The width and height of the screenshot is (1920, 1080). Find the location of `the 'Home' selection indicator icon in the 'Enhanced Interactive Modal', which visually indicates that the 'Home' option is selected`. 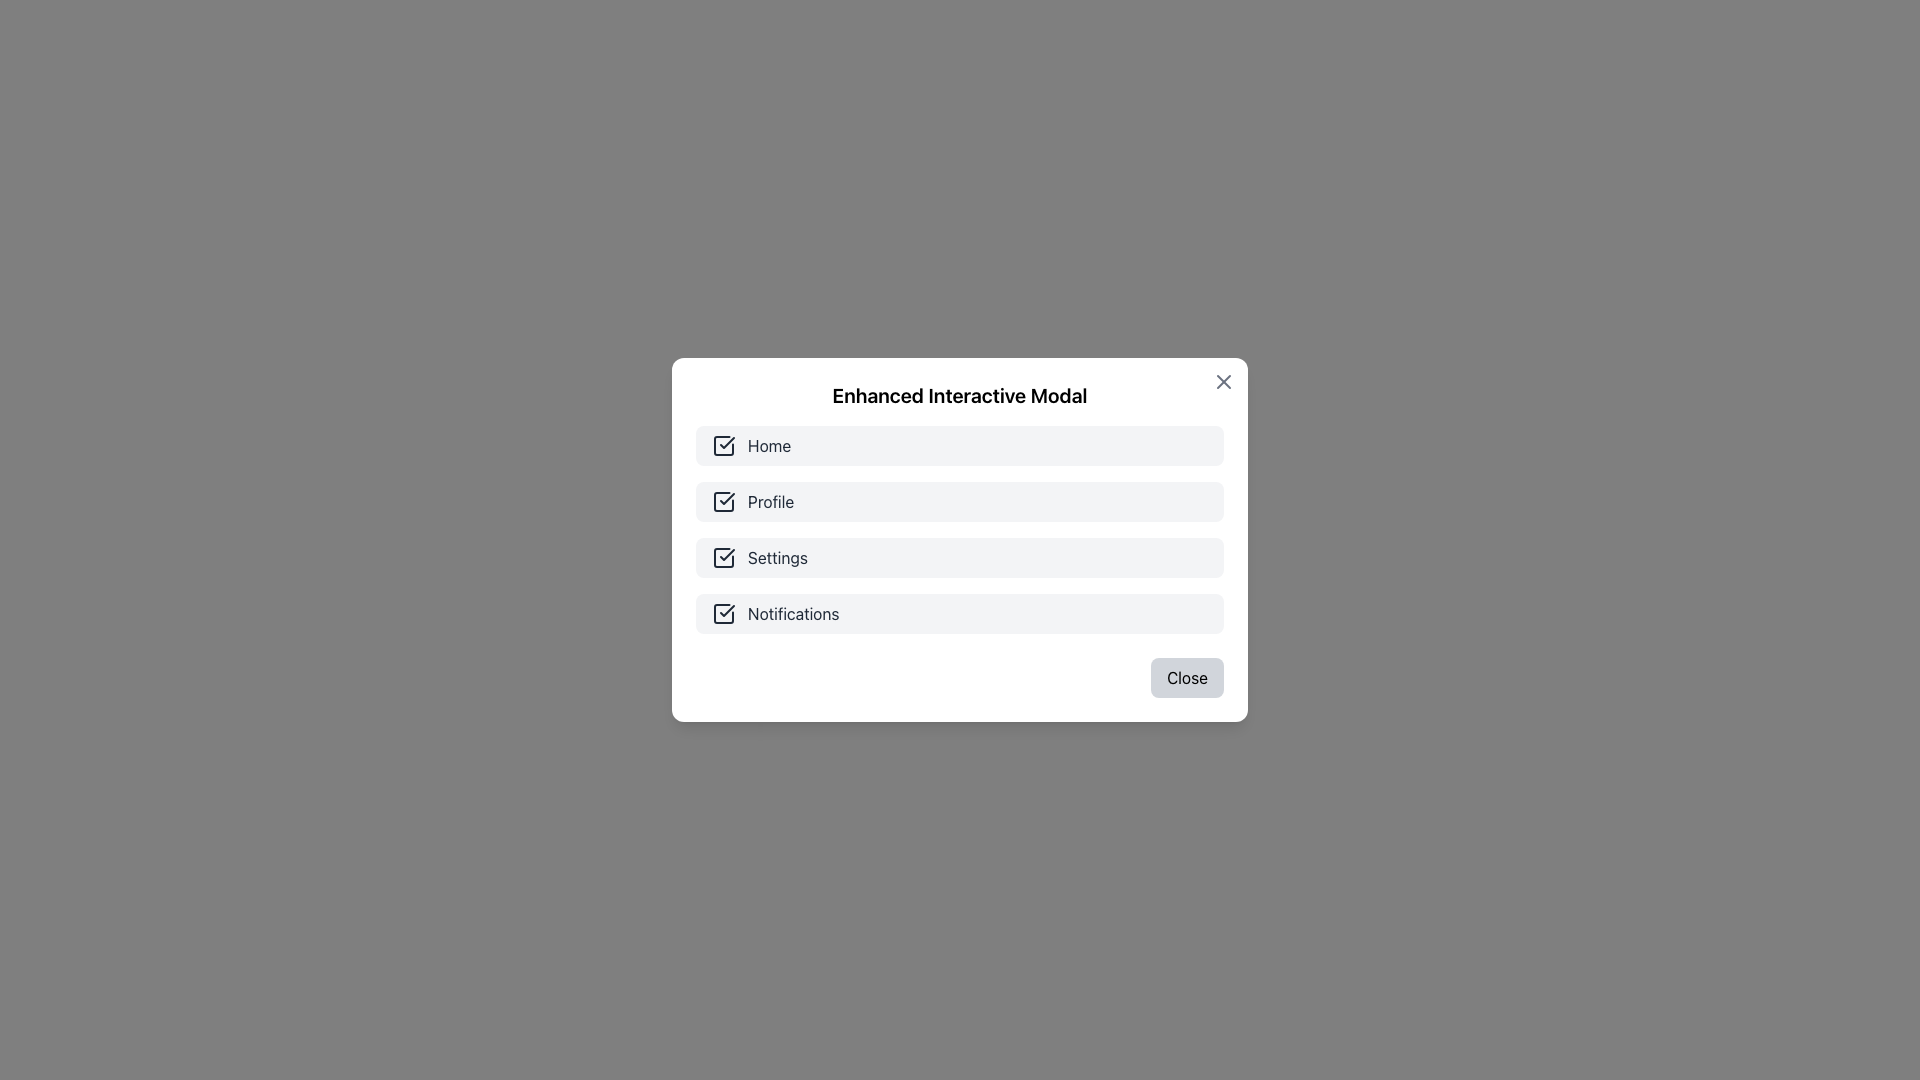

the 'Home' selection indicator icon in the 'Enhanced Interactive Modal', which visually indicates that the 'Home' option is selected is located at coordinates (723, 445).